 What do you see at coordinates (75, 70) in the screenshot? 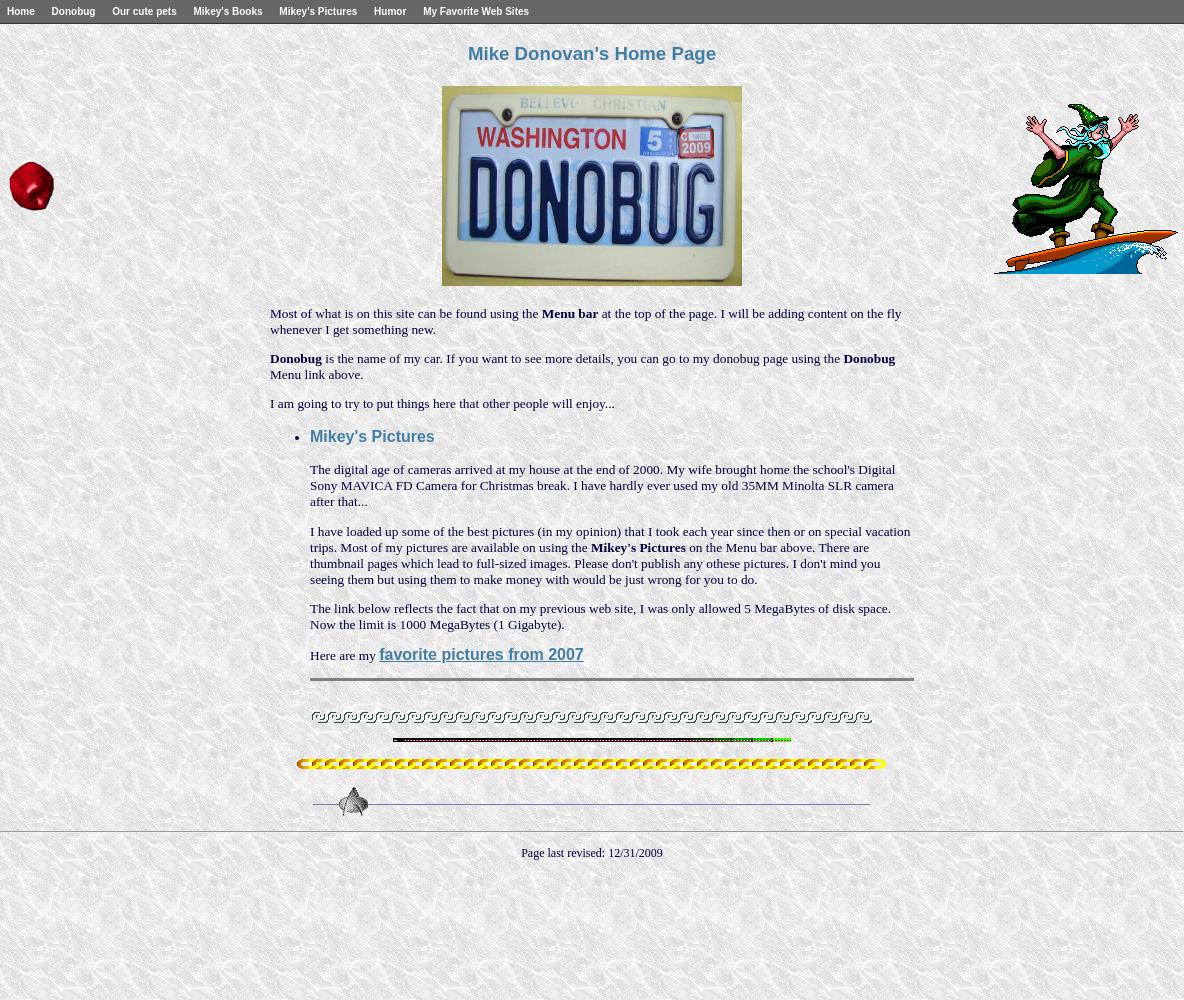
I see `'2018 Into the Midnight Sun'` at bounding box center [75, 70].